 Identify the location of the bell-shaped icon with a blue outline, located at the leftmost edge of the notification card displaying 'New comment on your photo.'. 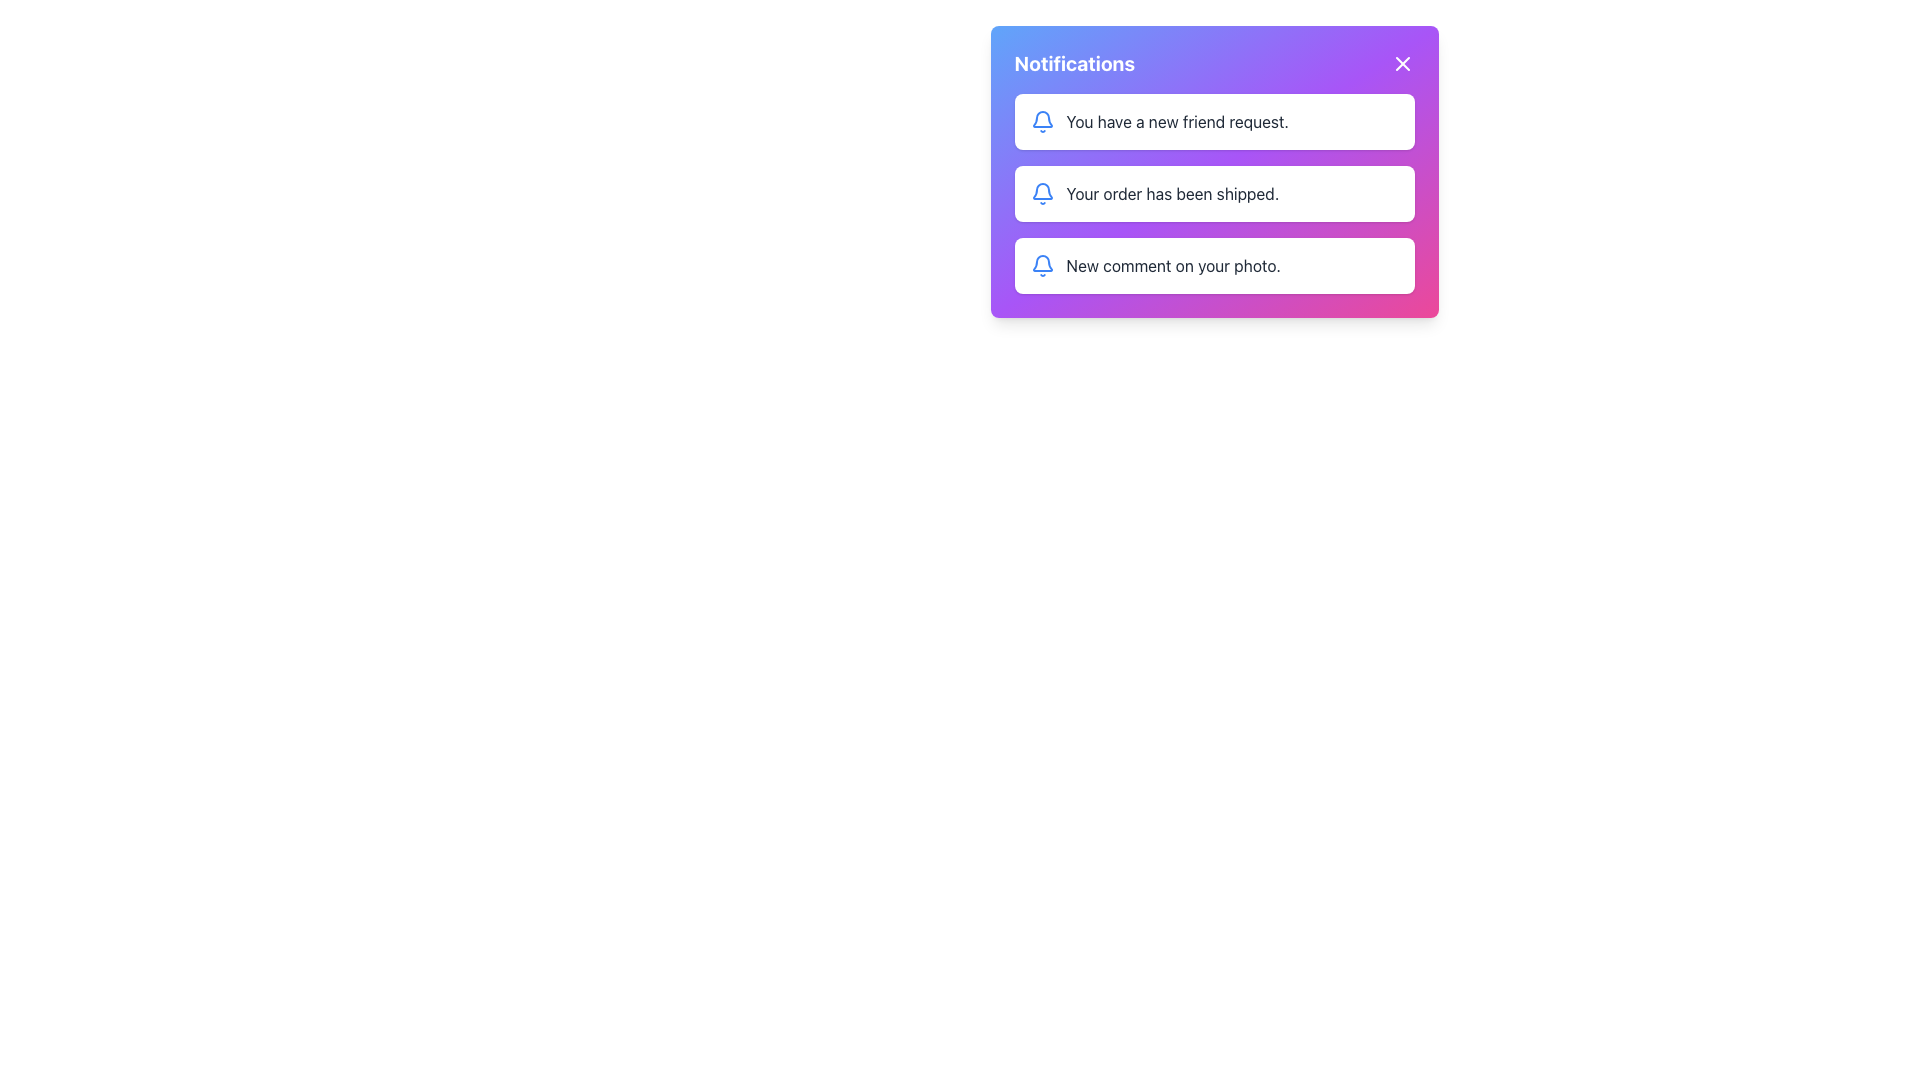
(1041, 265).